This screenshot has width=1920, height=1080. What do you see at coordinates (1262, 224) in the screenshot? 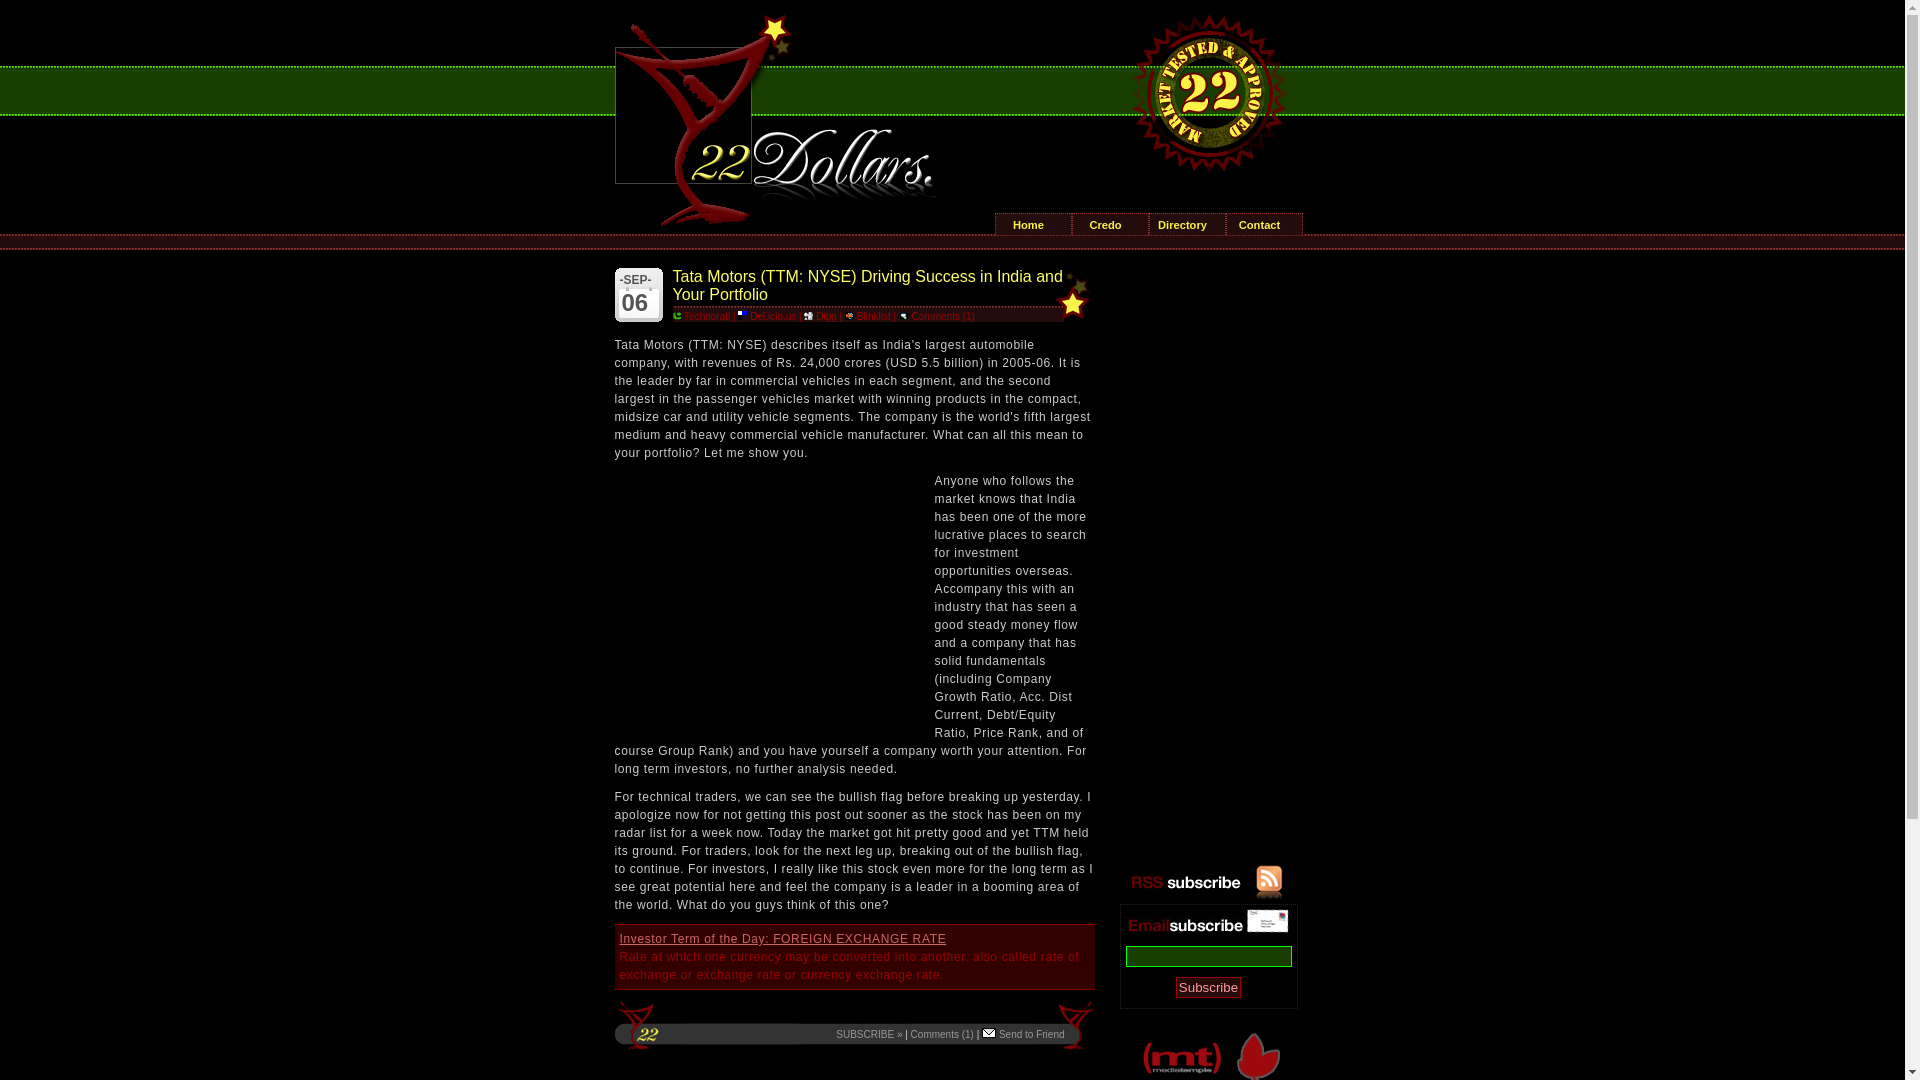
I see `'Contact'` at bounding box center [1262, 224].